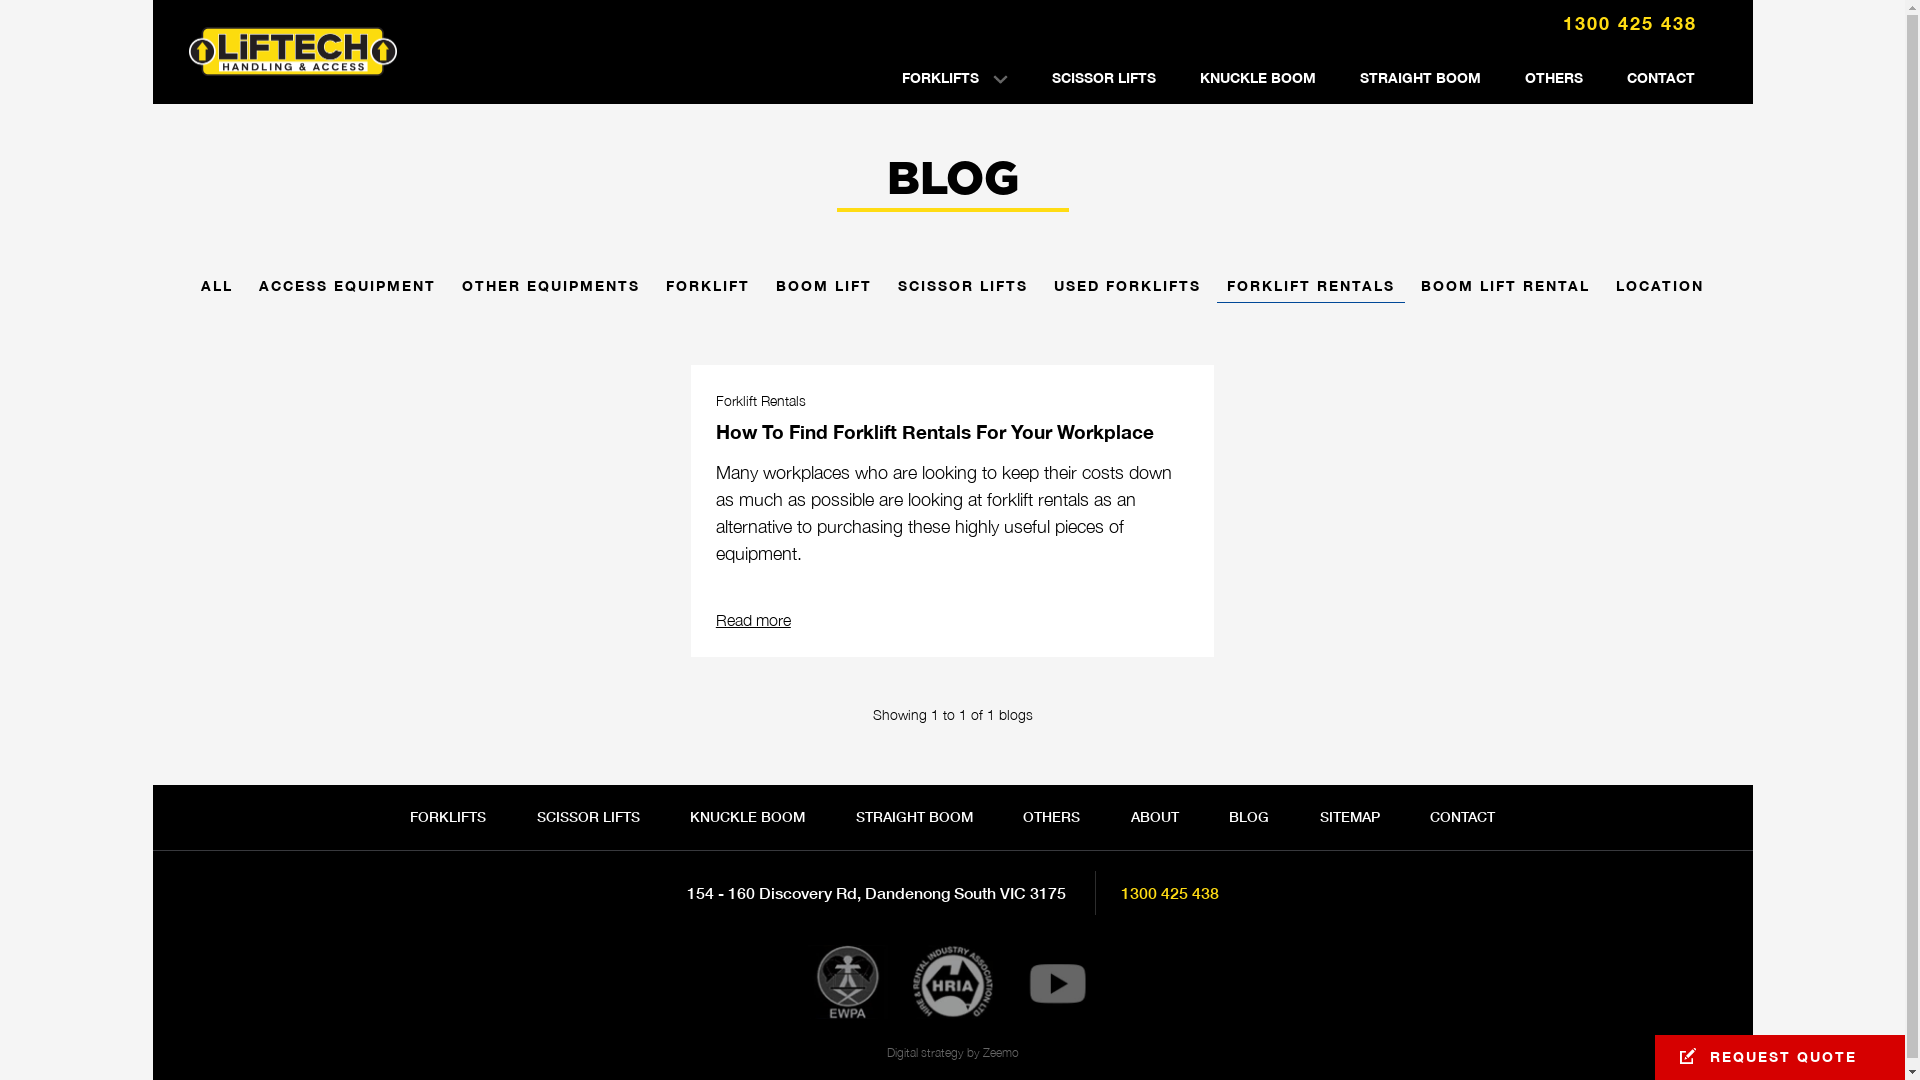  Describe the element at coordinates (963, 289) in the screenshot. I see `'SCISSOR LIFTS'` at that location.